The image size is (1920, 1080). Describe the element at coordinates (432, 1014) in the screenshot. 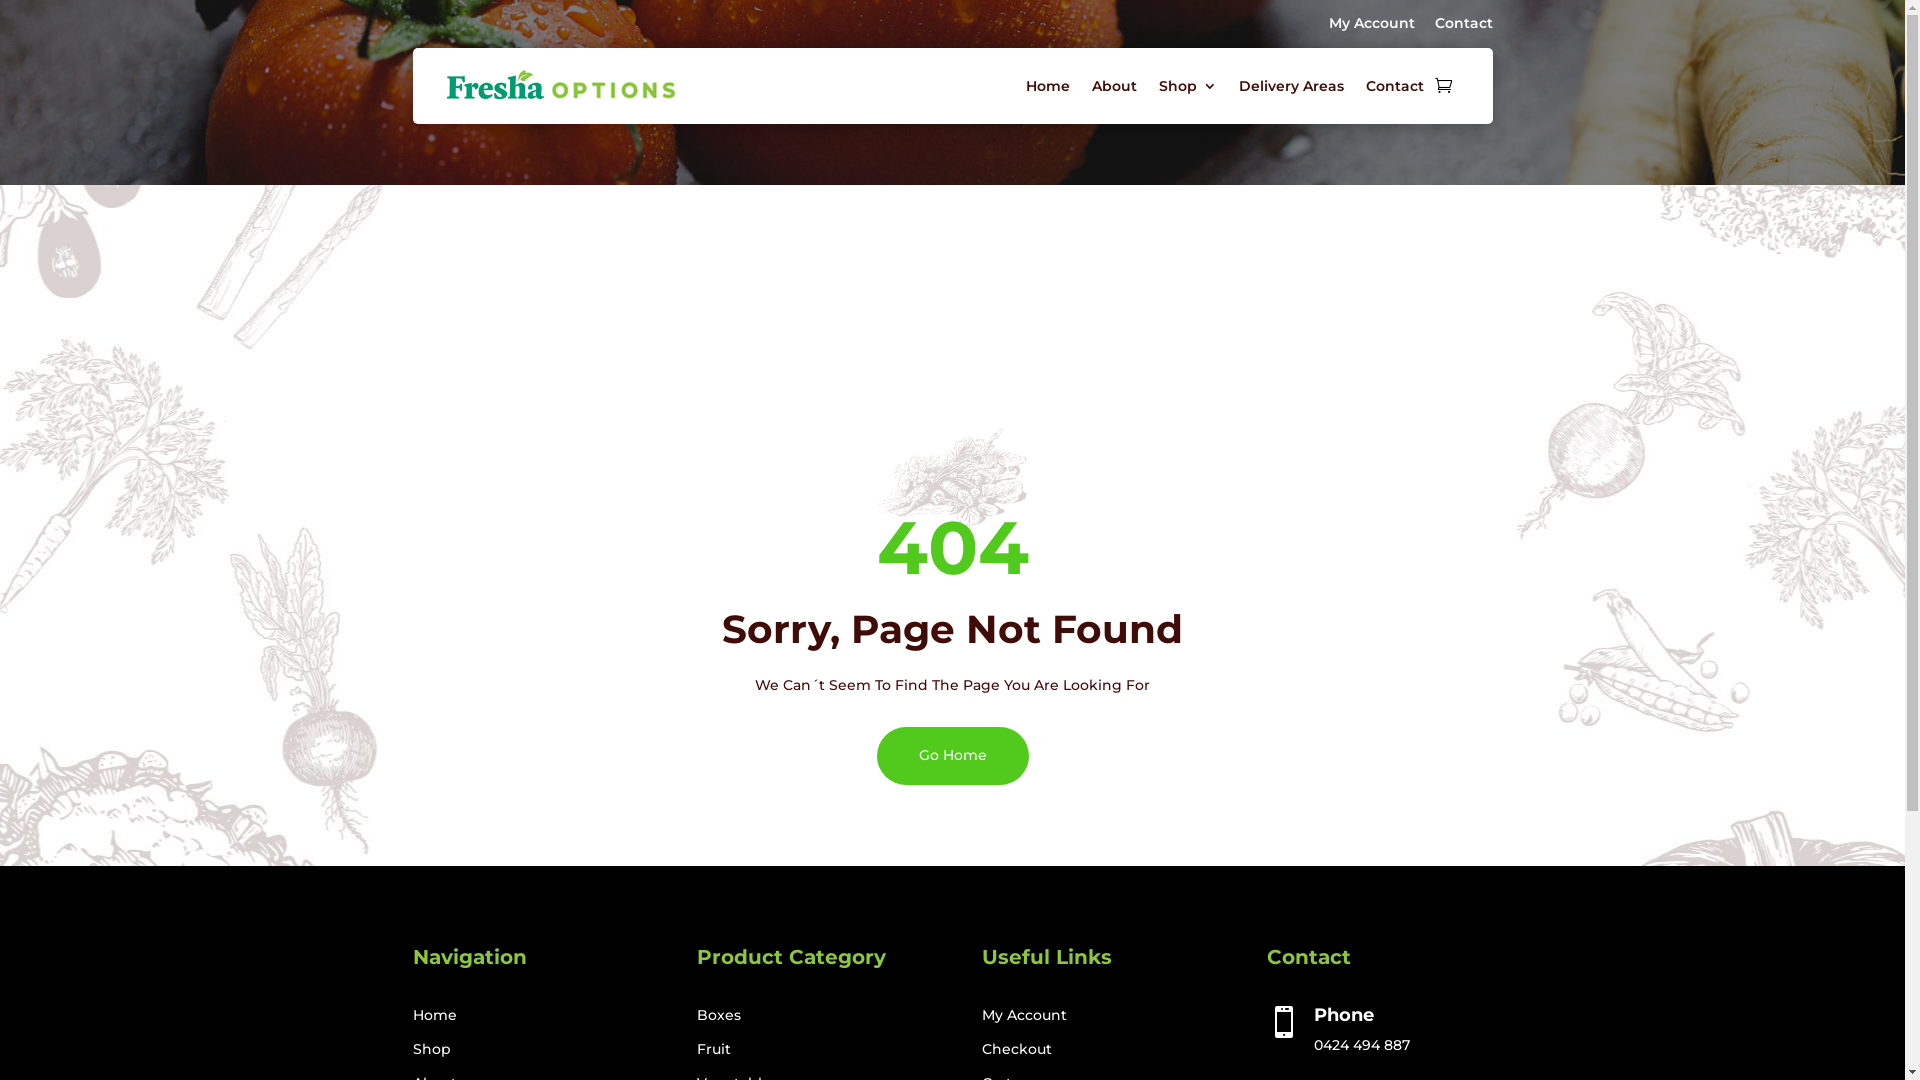

I see `'Home'` at that location.